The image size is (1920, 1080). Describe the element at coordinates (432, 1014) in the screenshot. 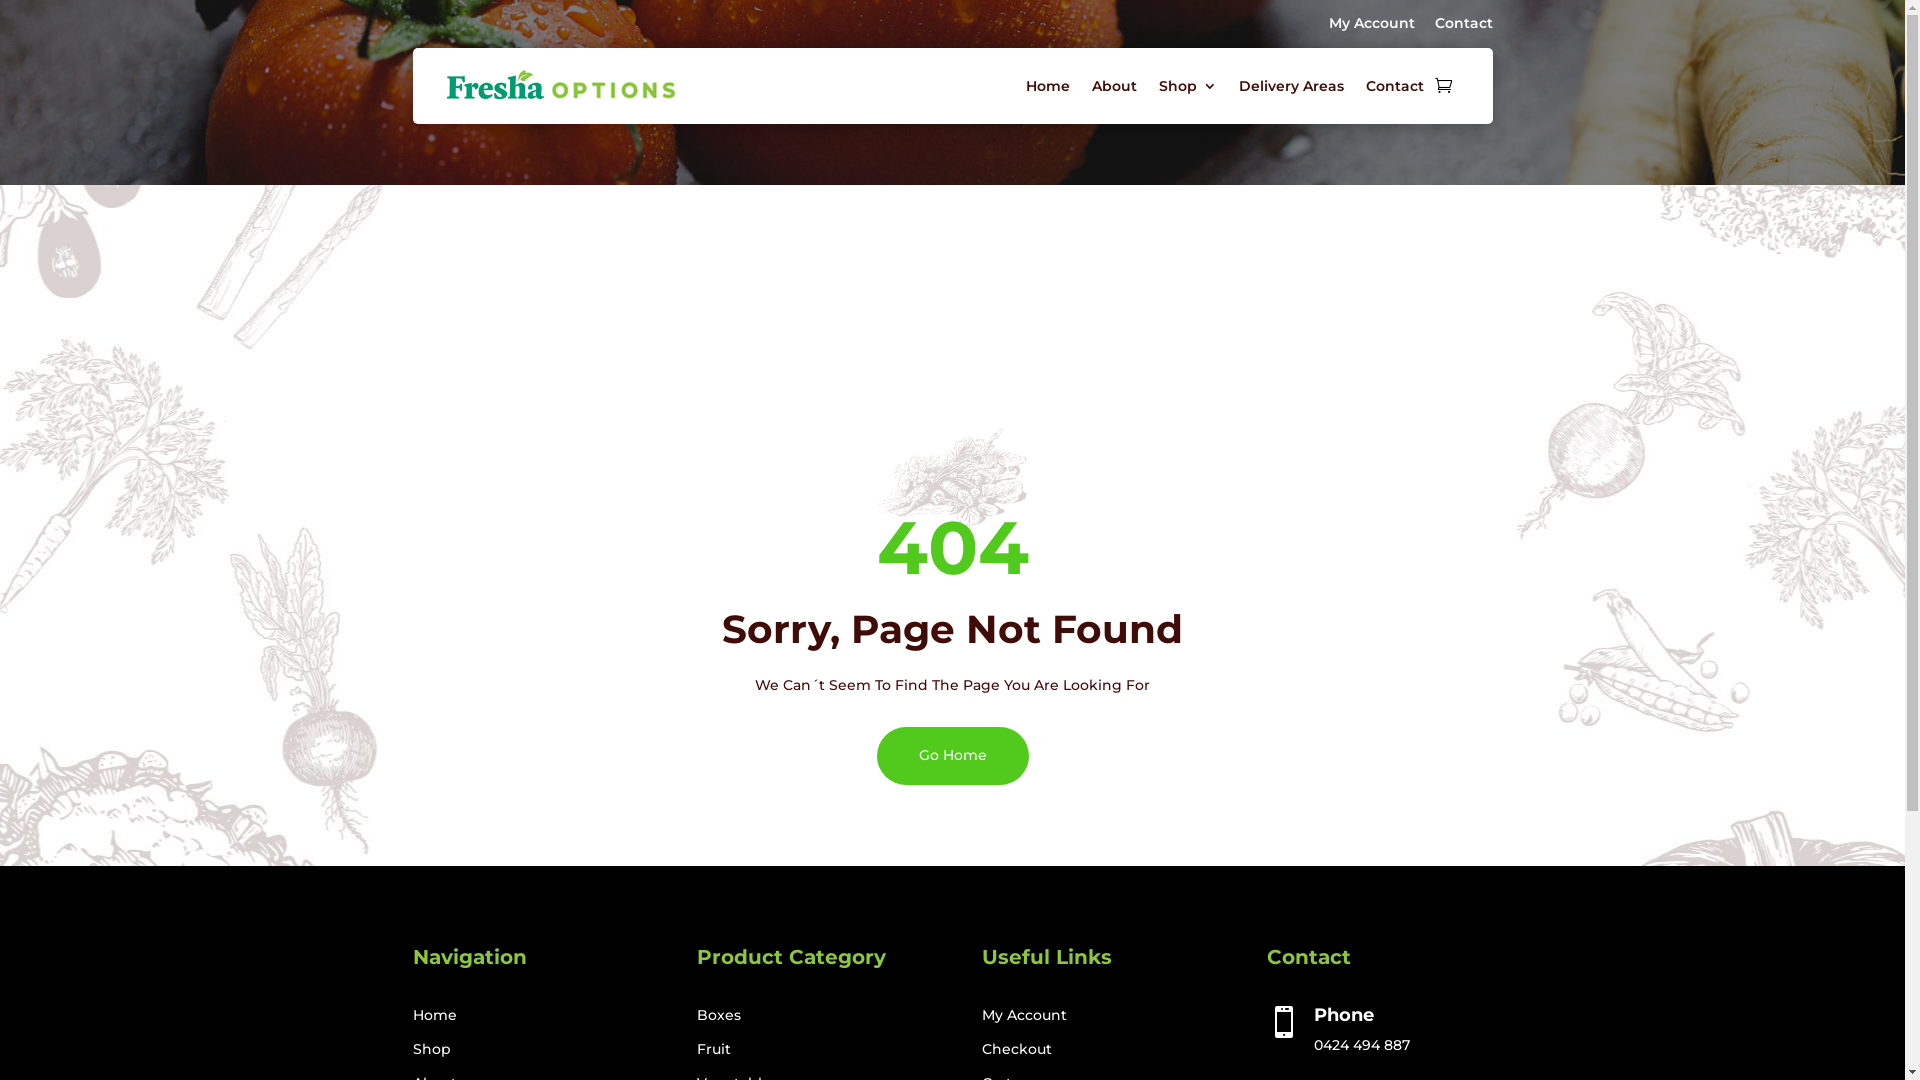

I see `'Home'` at that location.